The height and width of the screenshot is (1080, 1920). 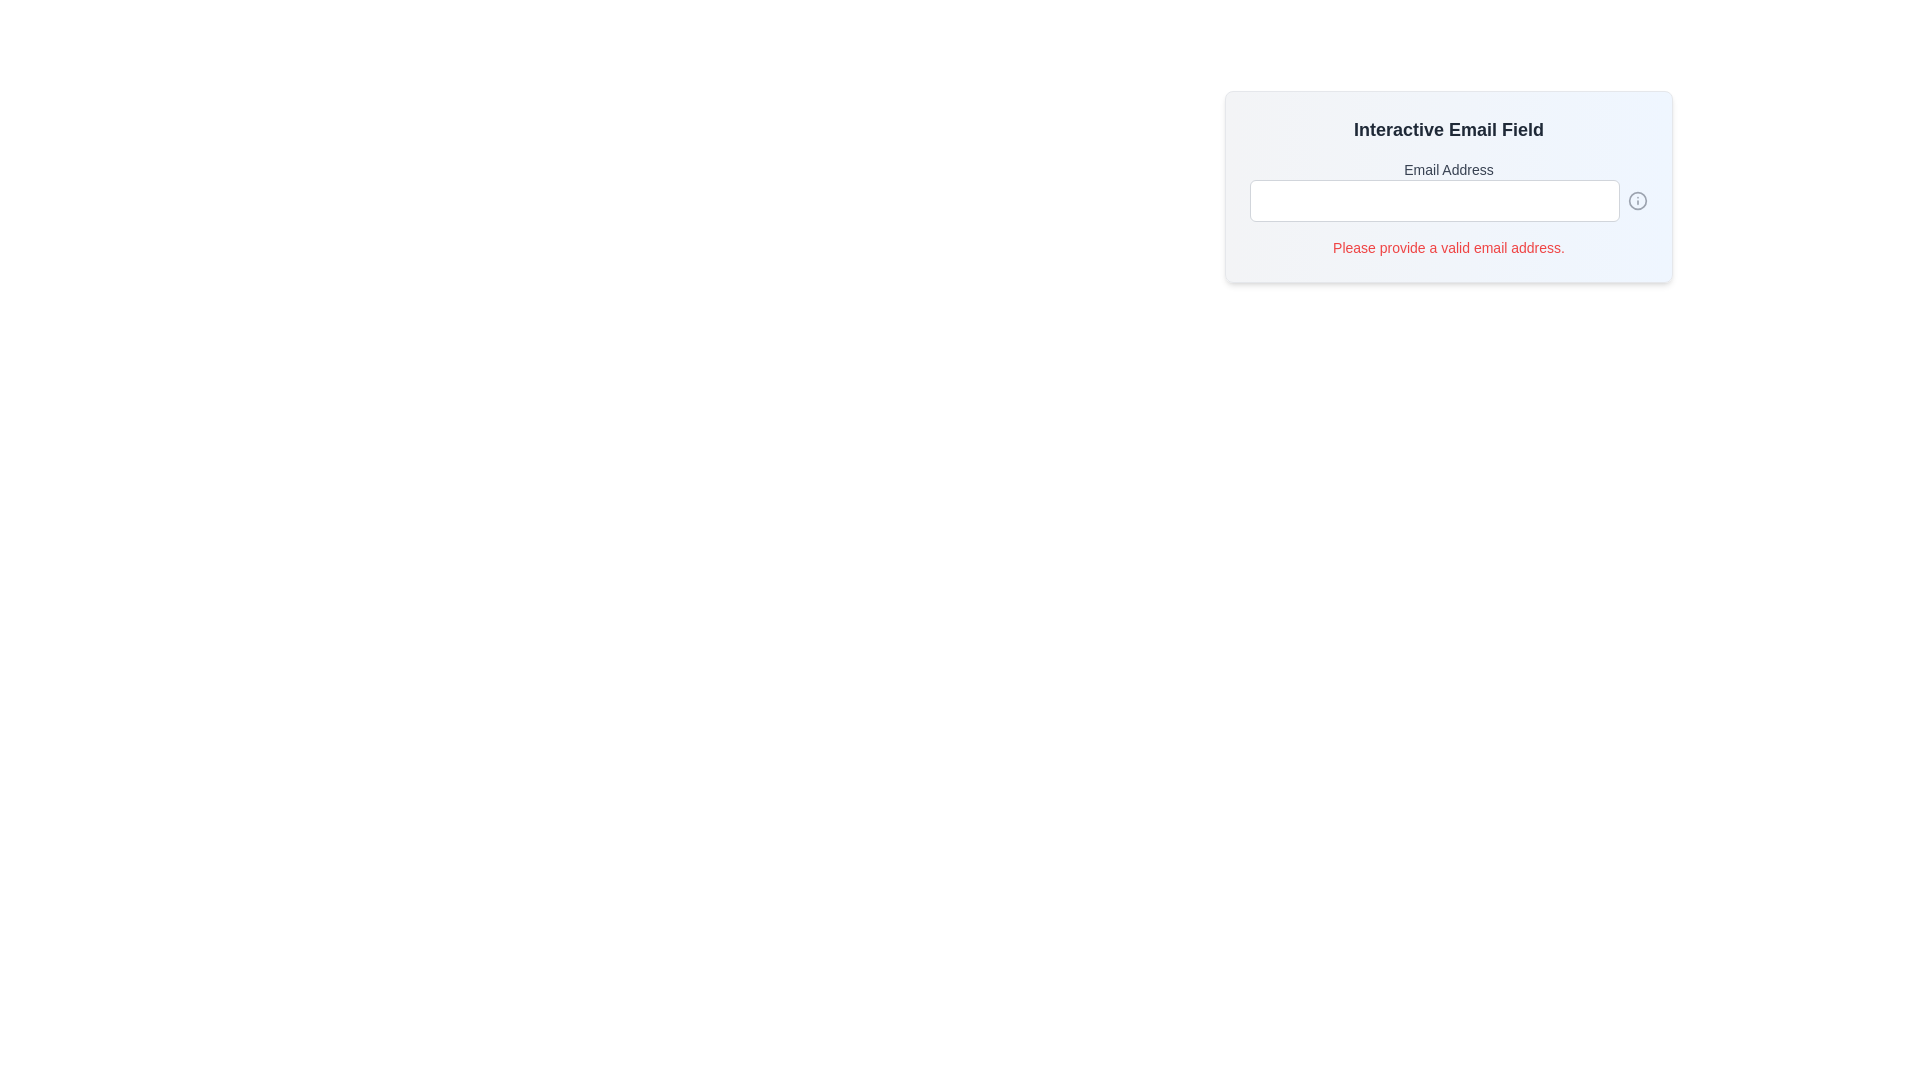 I want to click on error message displayed as 'Please provide a valid email address.' which is styled in small red font and located directly below the 'Email Address' input field, so click(x=1449, y=246).